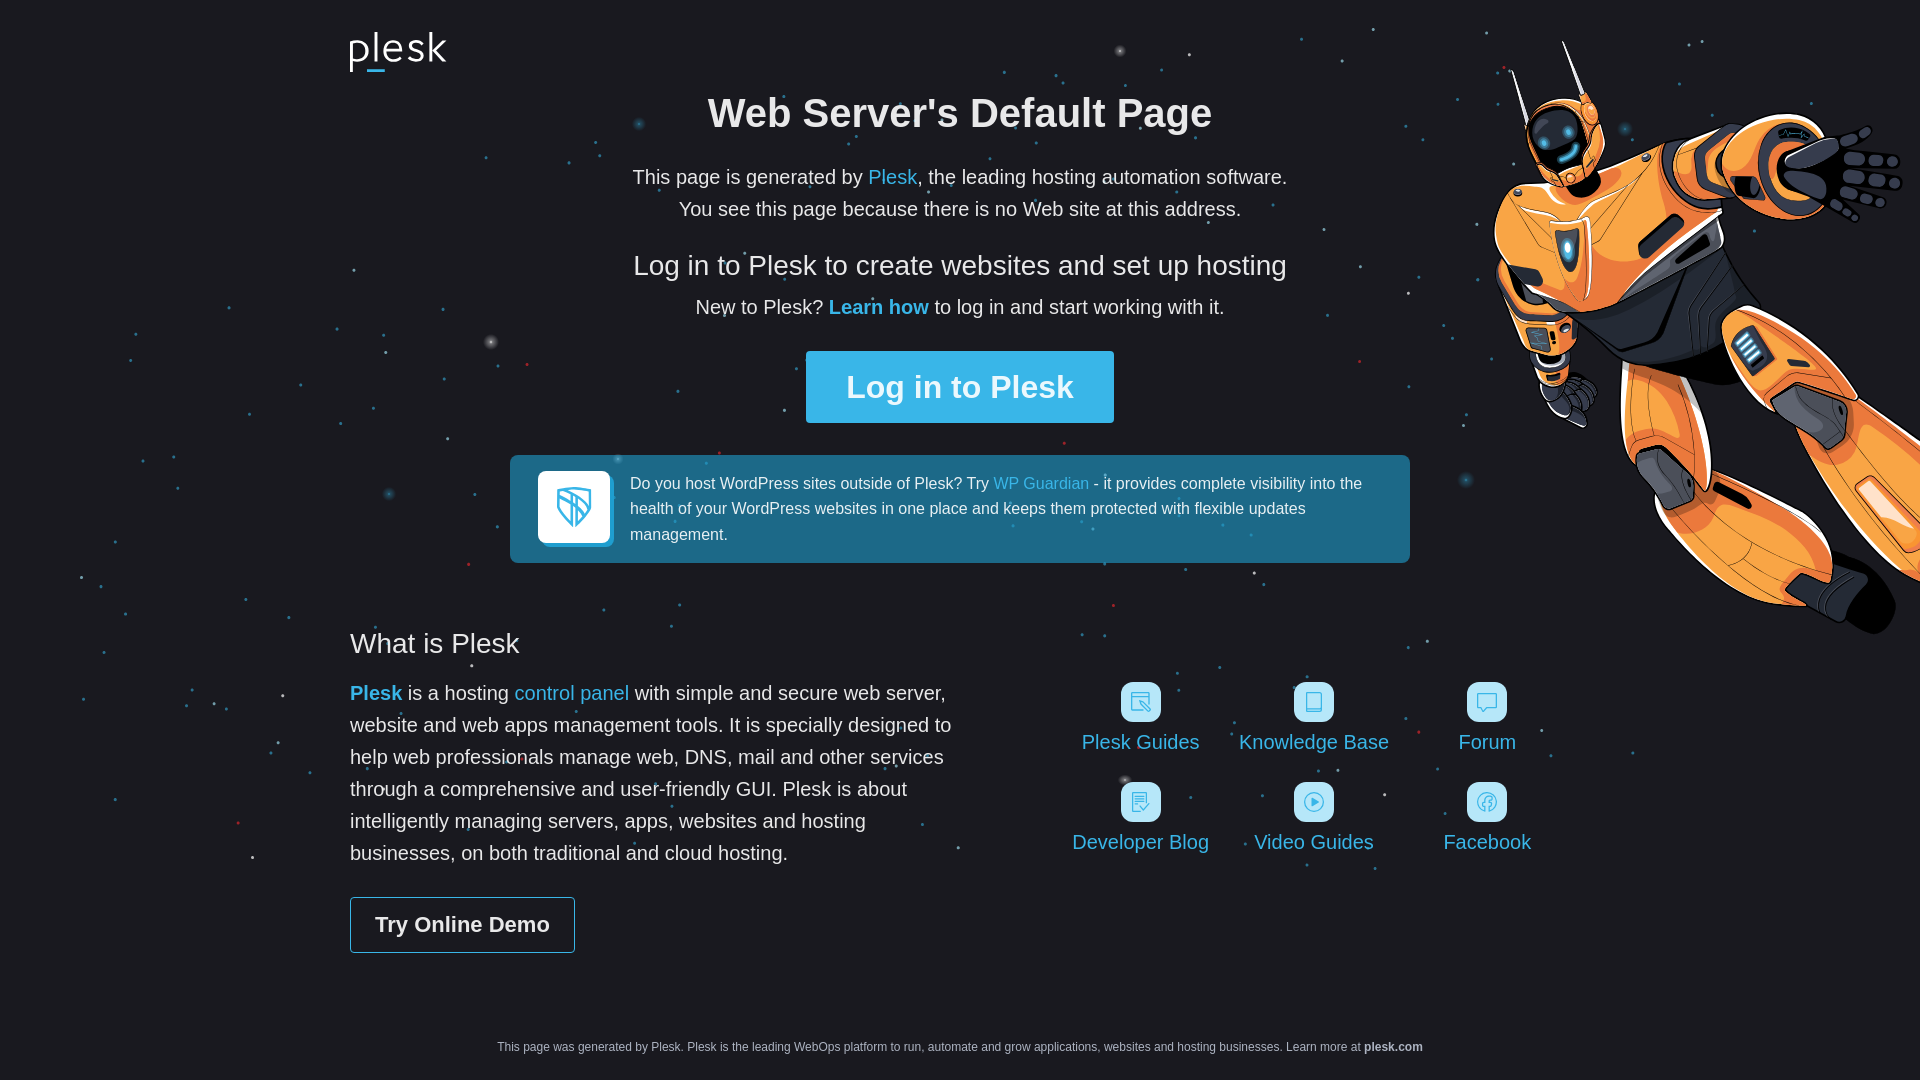  What do you see at coordinates (1056, 817) in the screenshot?
I see `'Developer Blog'` at bounding box center [1056, 817].